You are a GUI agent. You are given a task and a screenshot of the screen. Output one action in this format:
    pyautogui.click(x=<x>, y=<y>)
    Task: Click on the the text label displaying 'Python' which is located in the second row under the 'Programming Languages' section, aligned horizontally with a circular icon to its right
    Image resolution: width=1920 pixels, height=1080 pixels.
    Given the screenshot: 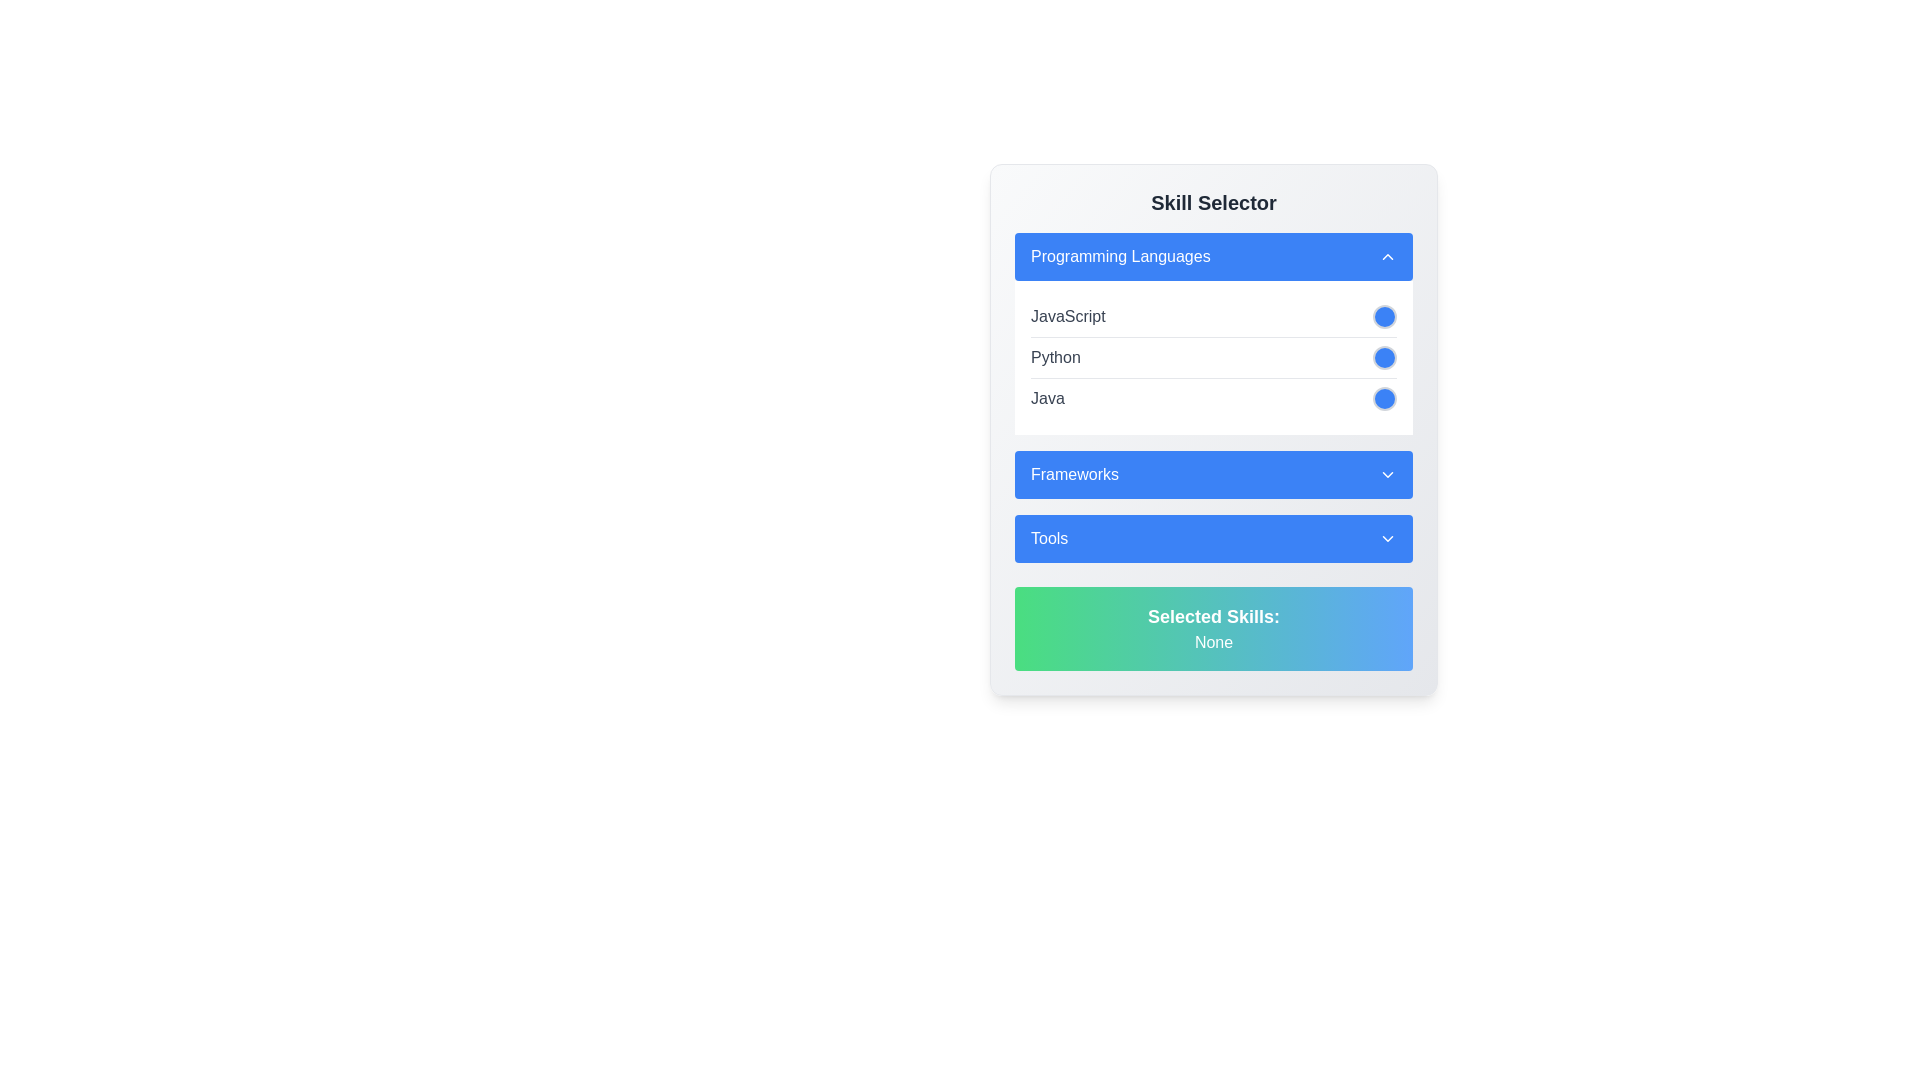 What is the action you would take?
    pyautogui.click(x=1055, y=357)
    